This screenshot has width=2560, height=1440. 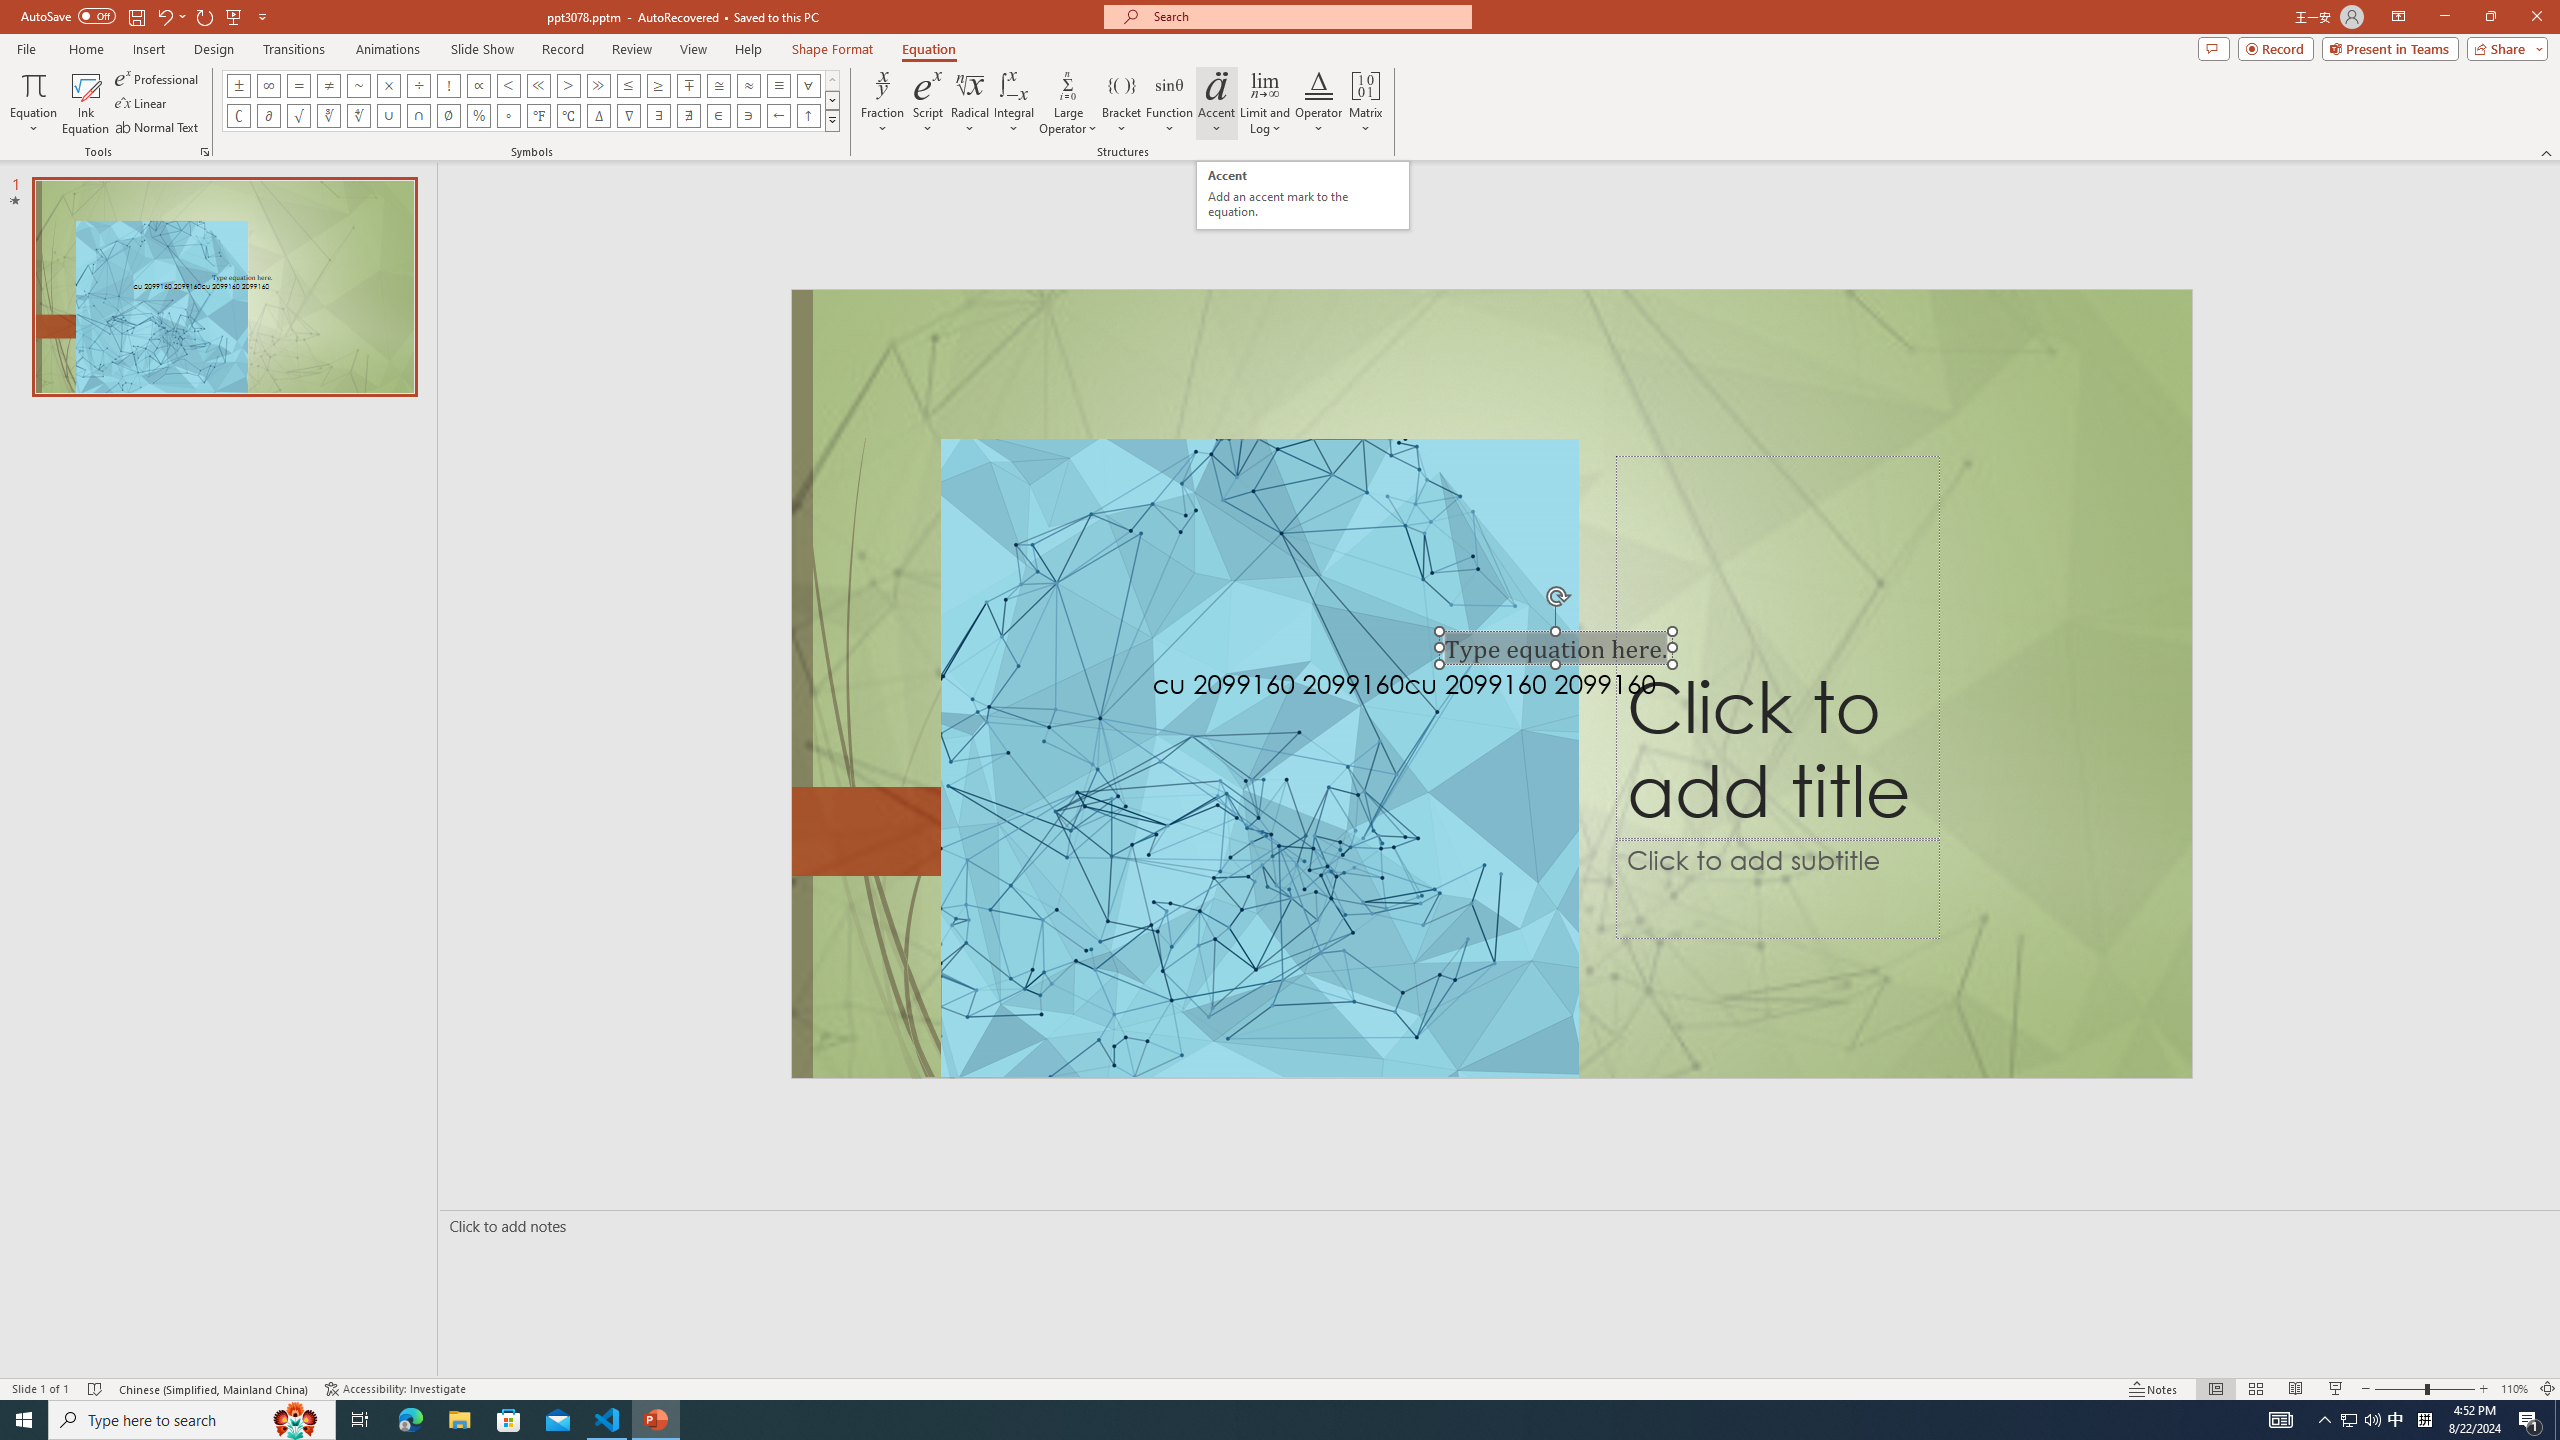 What do you see at coordinates (688, 114) in the screenshot?
I see `'Equation Symbol There Does Not Exist'` at bounding box center [688, 114].